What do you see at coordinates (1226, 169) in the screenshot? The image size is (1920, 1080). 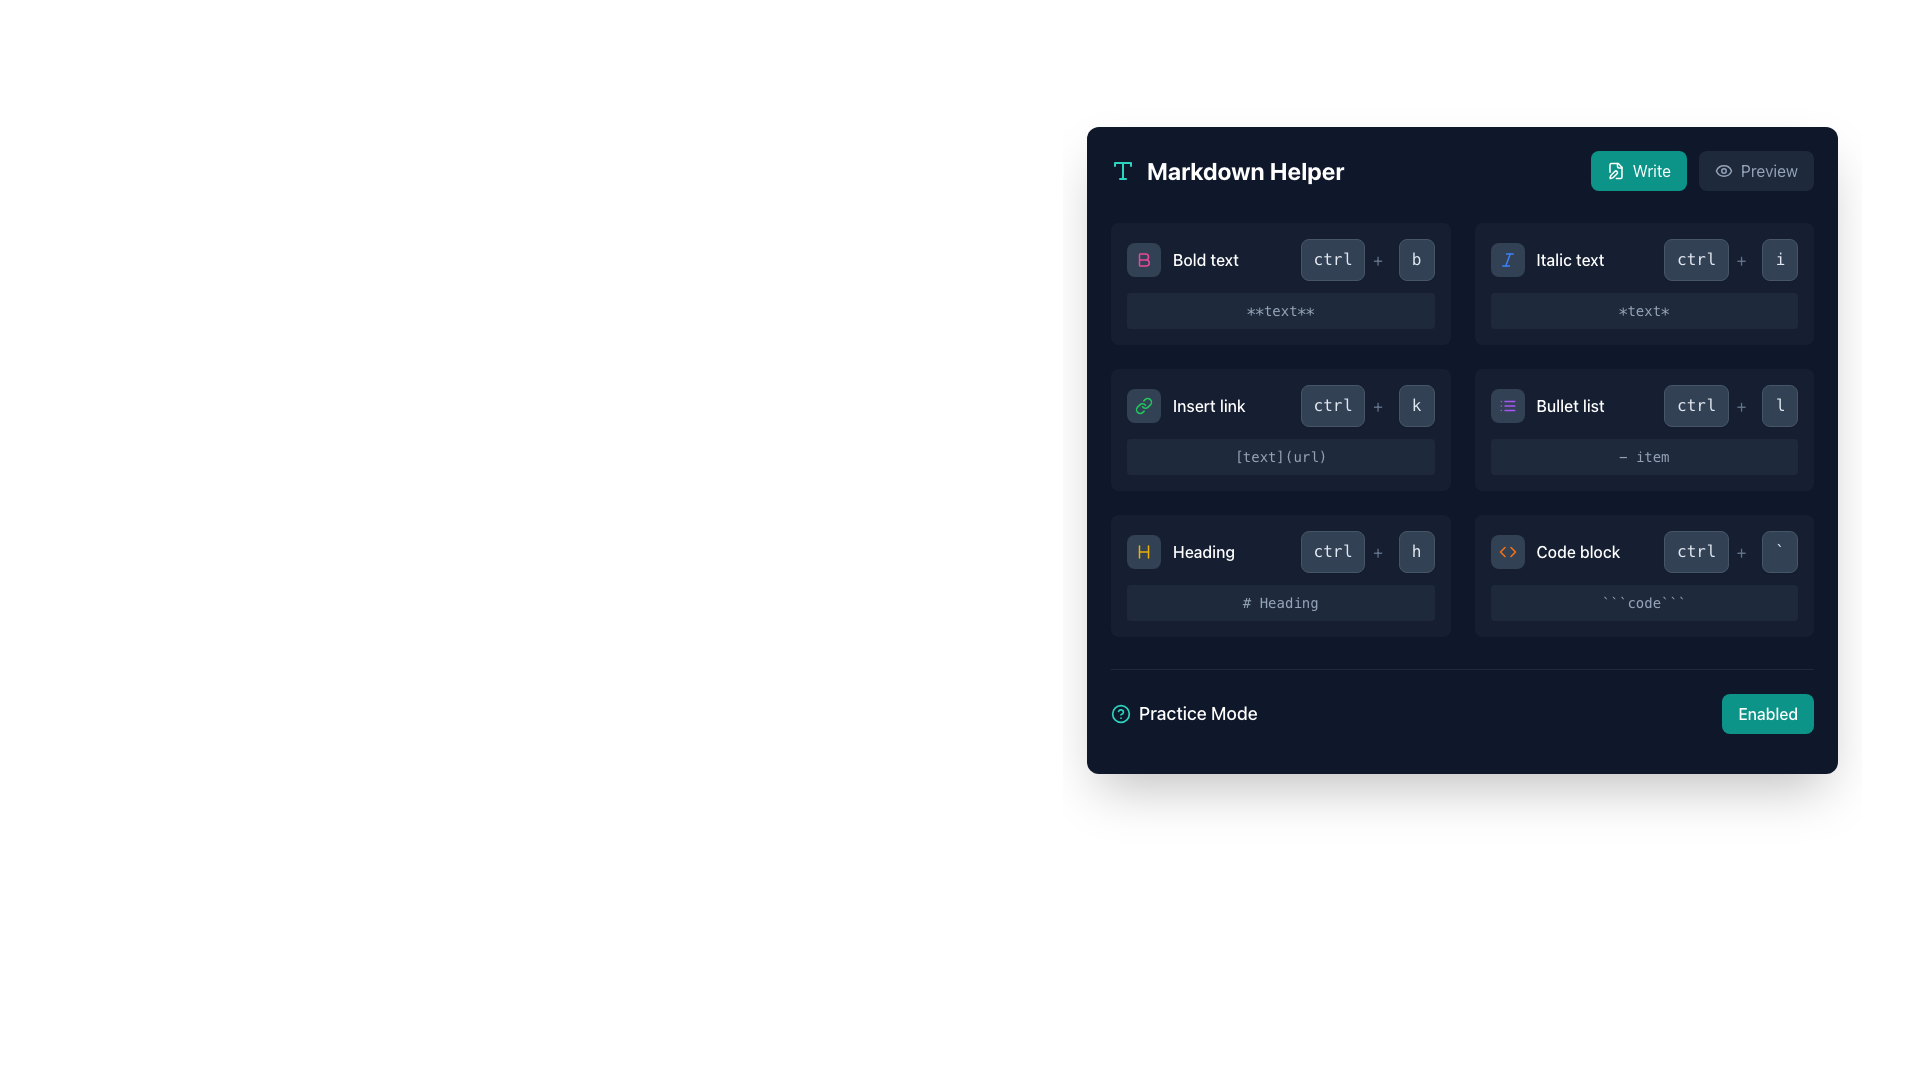 I see `the 'Markdown Helper' static label, which is a prominently styled header text in bold white with a teal 'T' icon on its left, located at the top-left of the user interface` at bounding box center [1226, 169].